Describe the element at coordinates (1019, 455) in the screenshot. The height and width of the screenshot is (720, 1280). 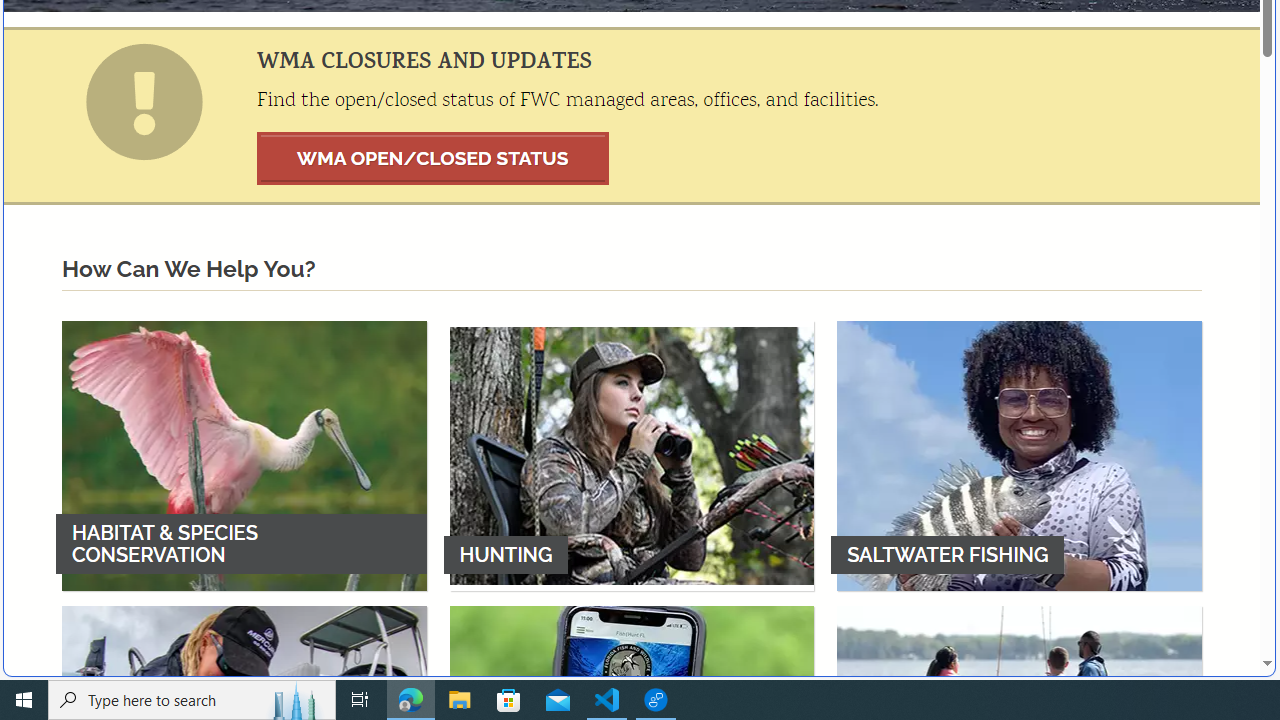
I see `'SALTWATER FISHING'` at that location.